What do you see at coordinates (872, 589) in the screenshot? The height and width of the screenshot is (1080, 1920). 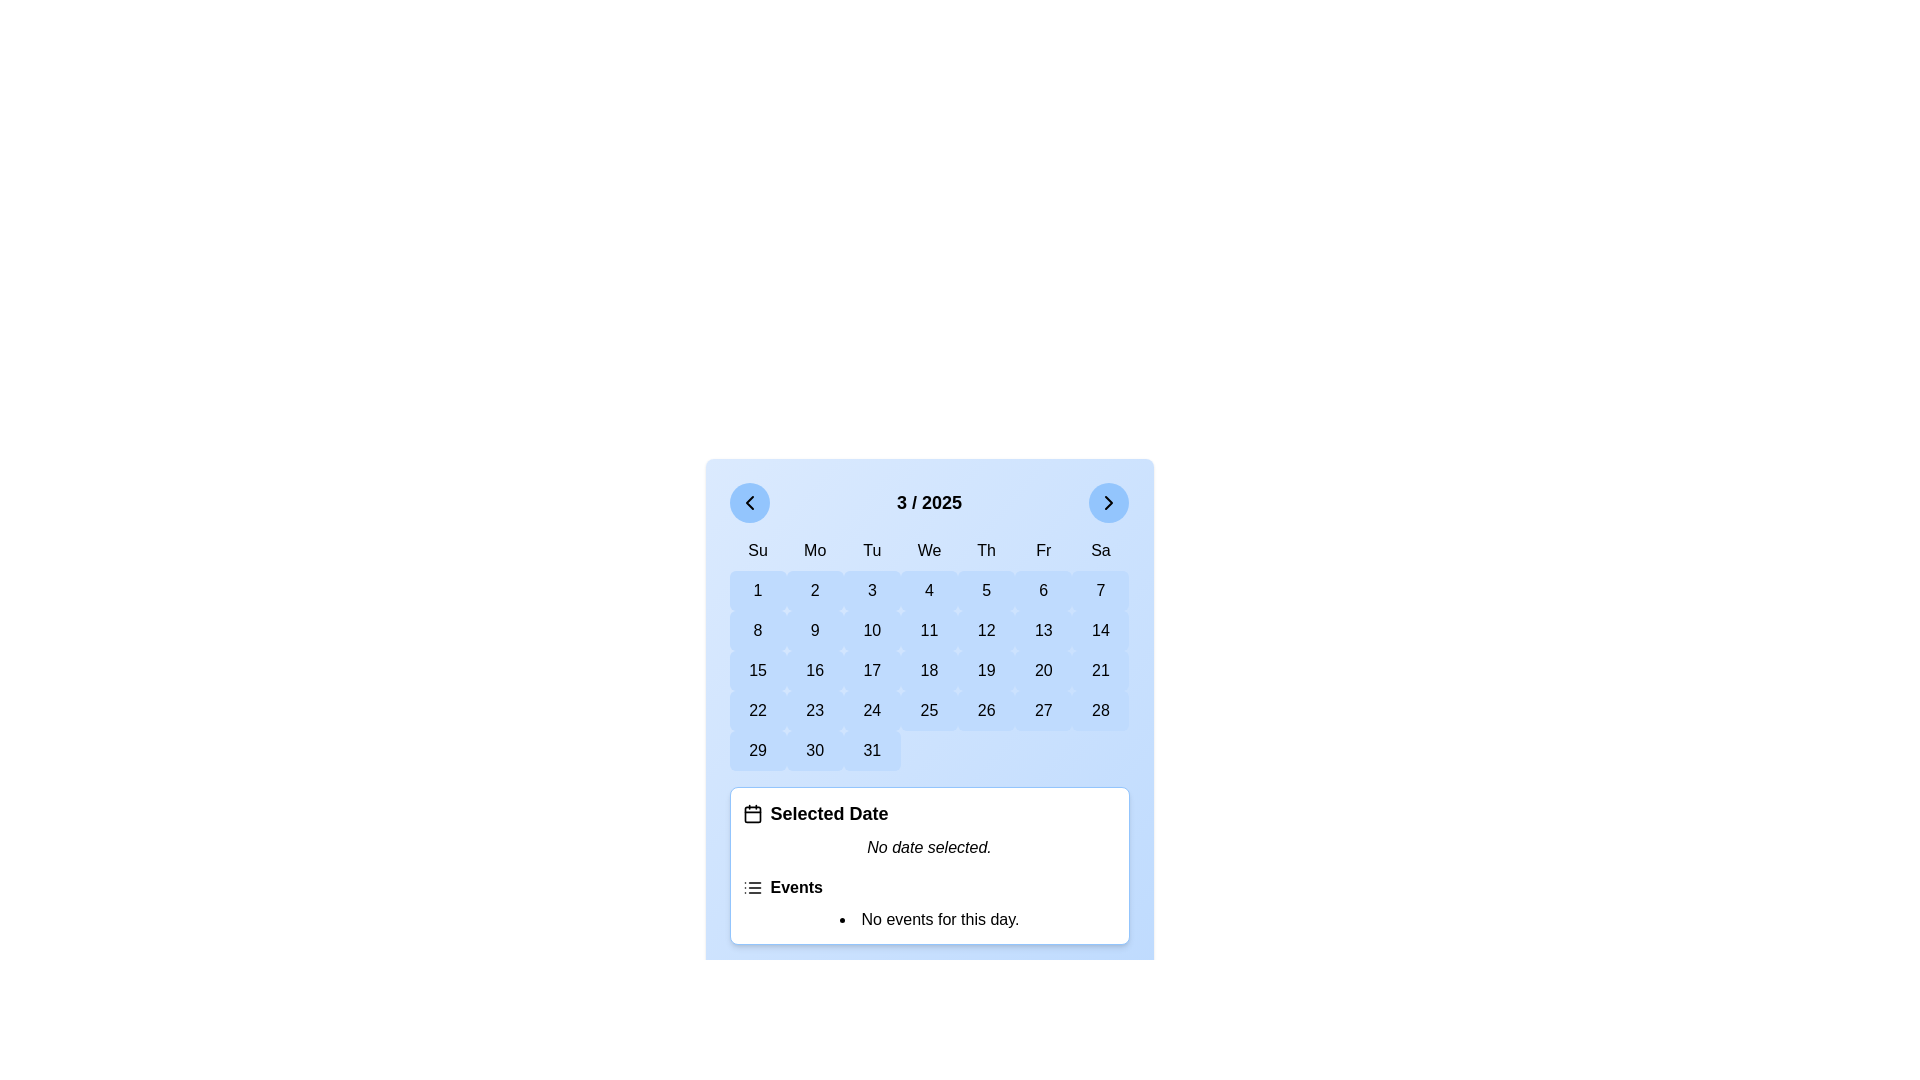 I see `the rounded rectangle button labeled '3' with a light blue background in the calendar grid layout` at bounding box center [872, 589].